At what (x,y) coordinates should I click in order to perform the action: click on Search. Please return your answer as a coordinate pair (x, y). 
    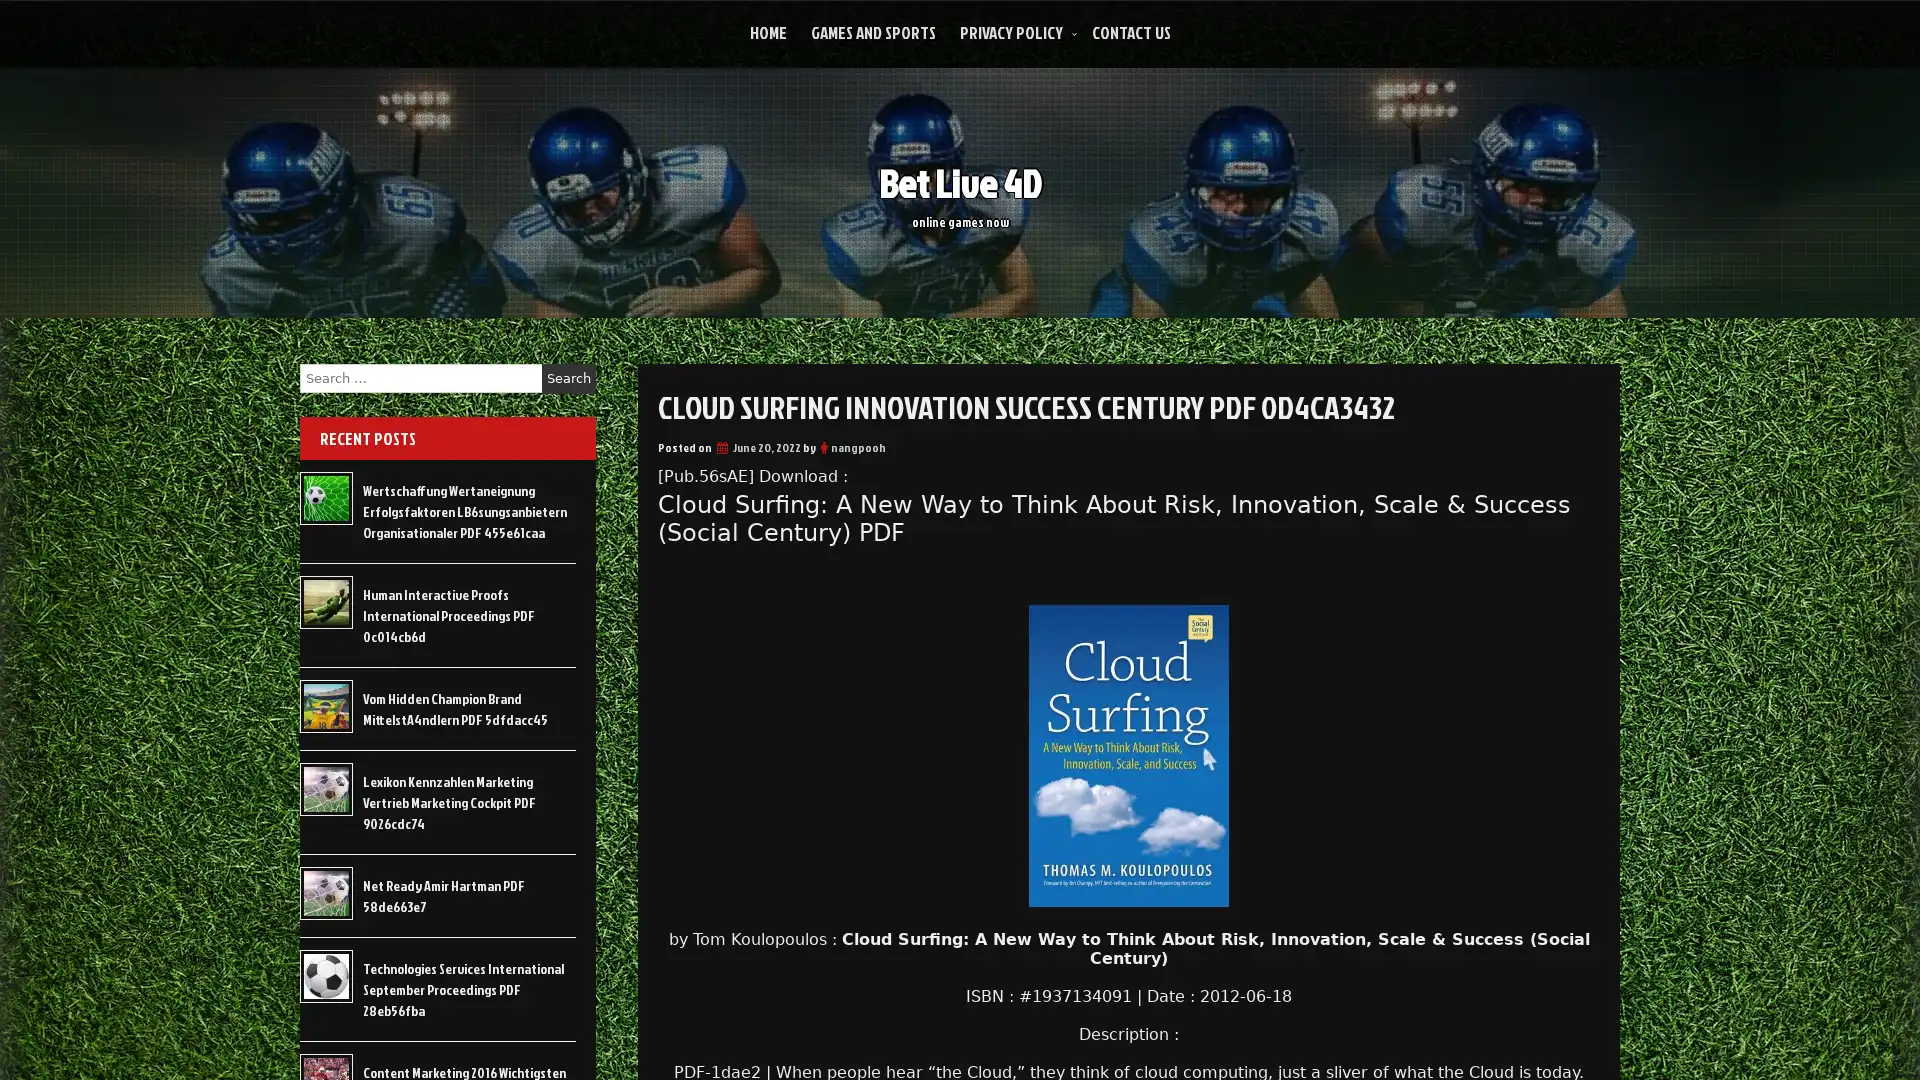
    Looking at the image, I should click on (568, 378).